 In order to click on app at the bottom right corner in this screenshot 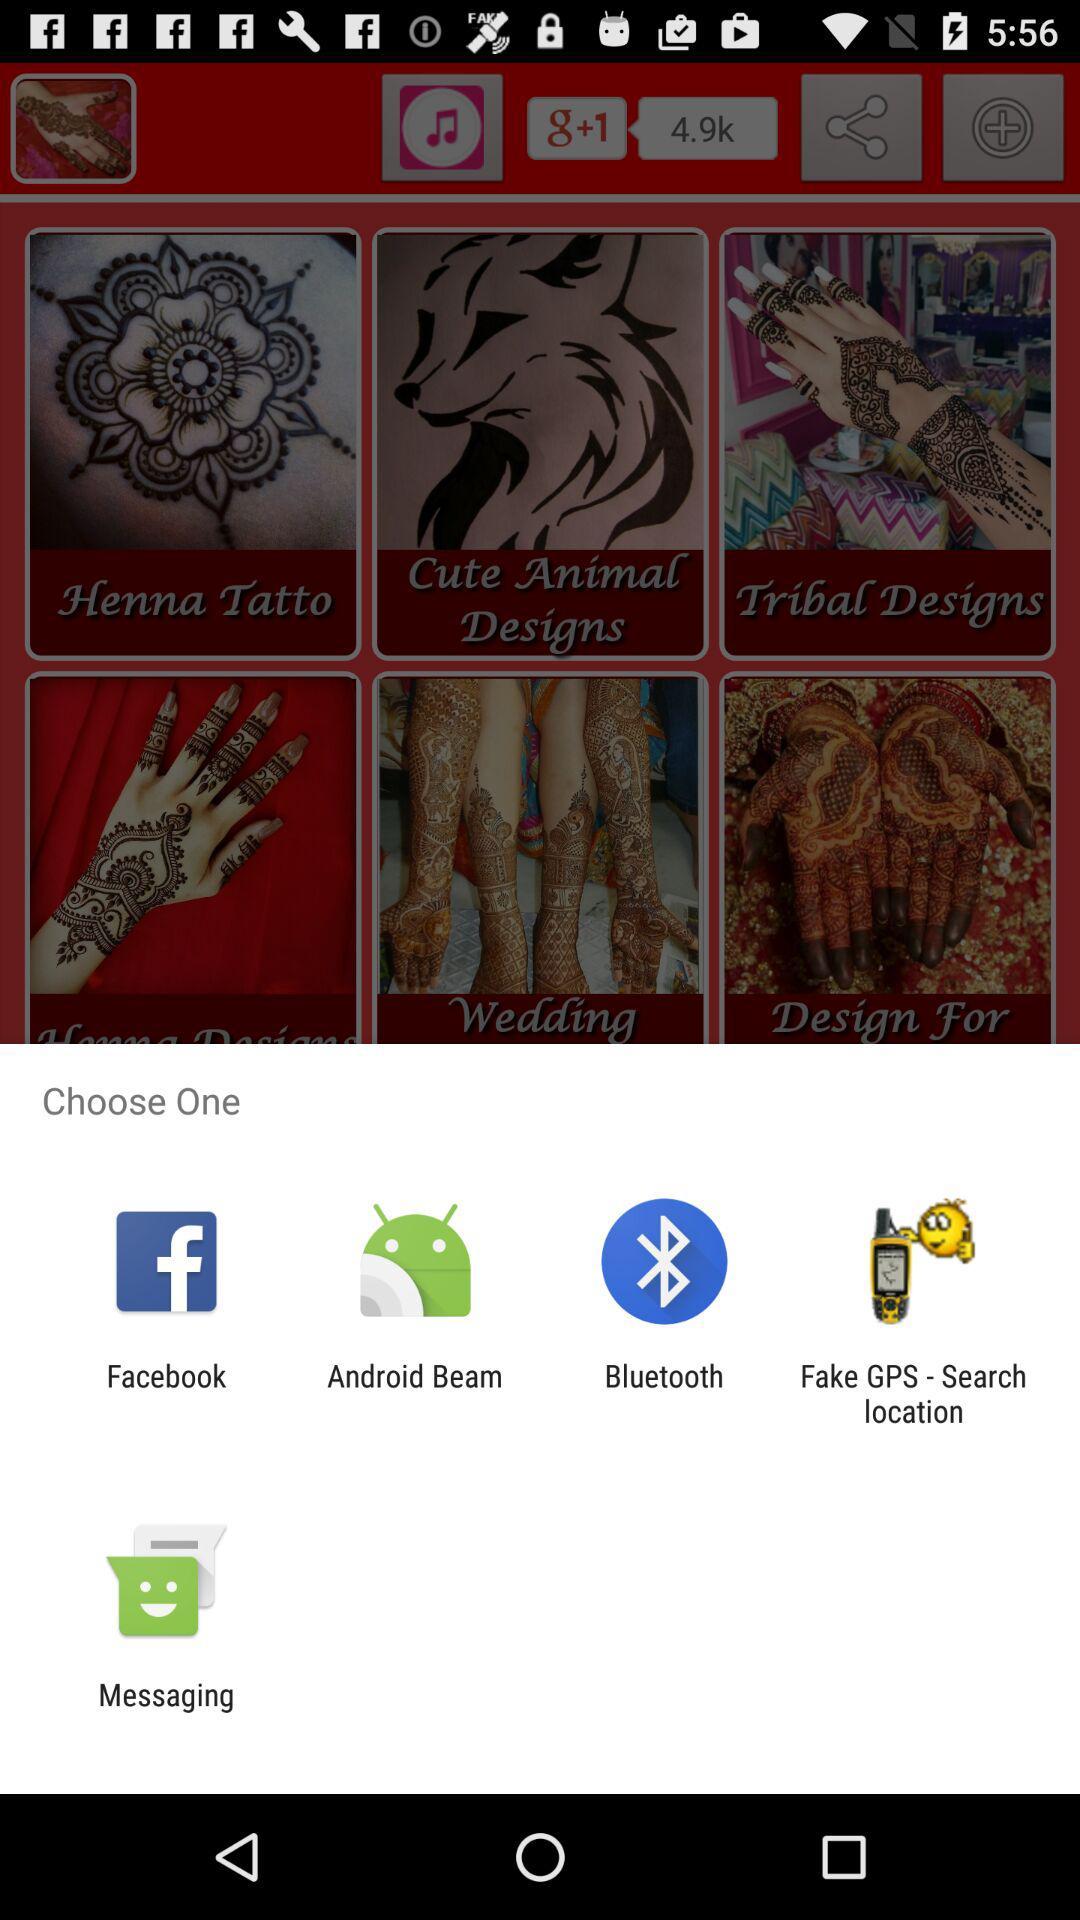, I will do `click(913, 1392)`.